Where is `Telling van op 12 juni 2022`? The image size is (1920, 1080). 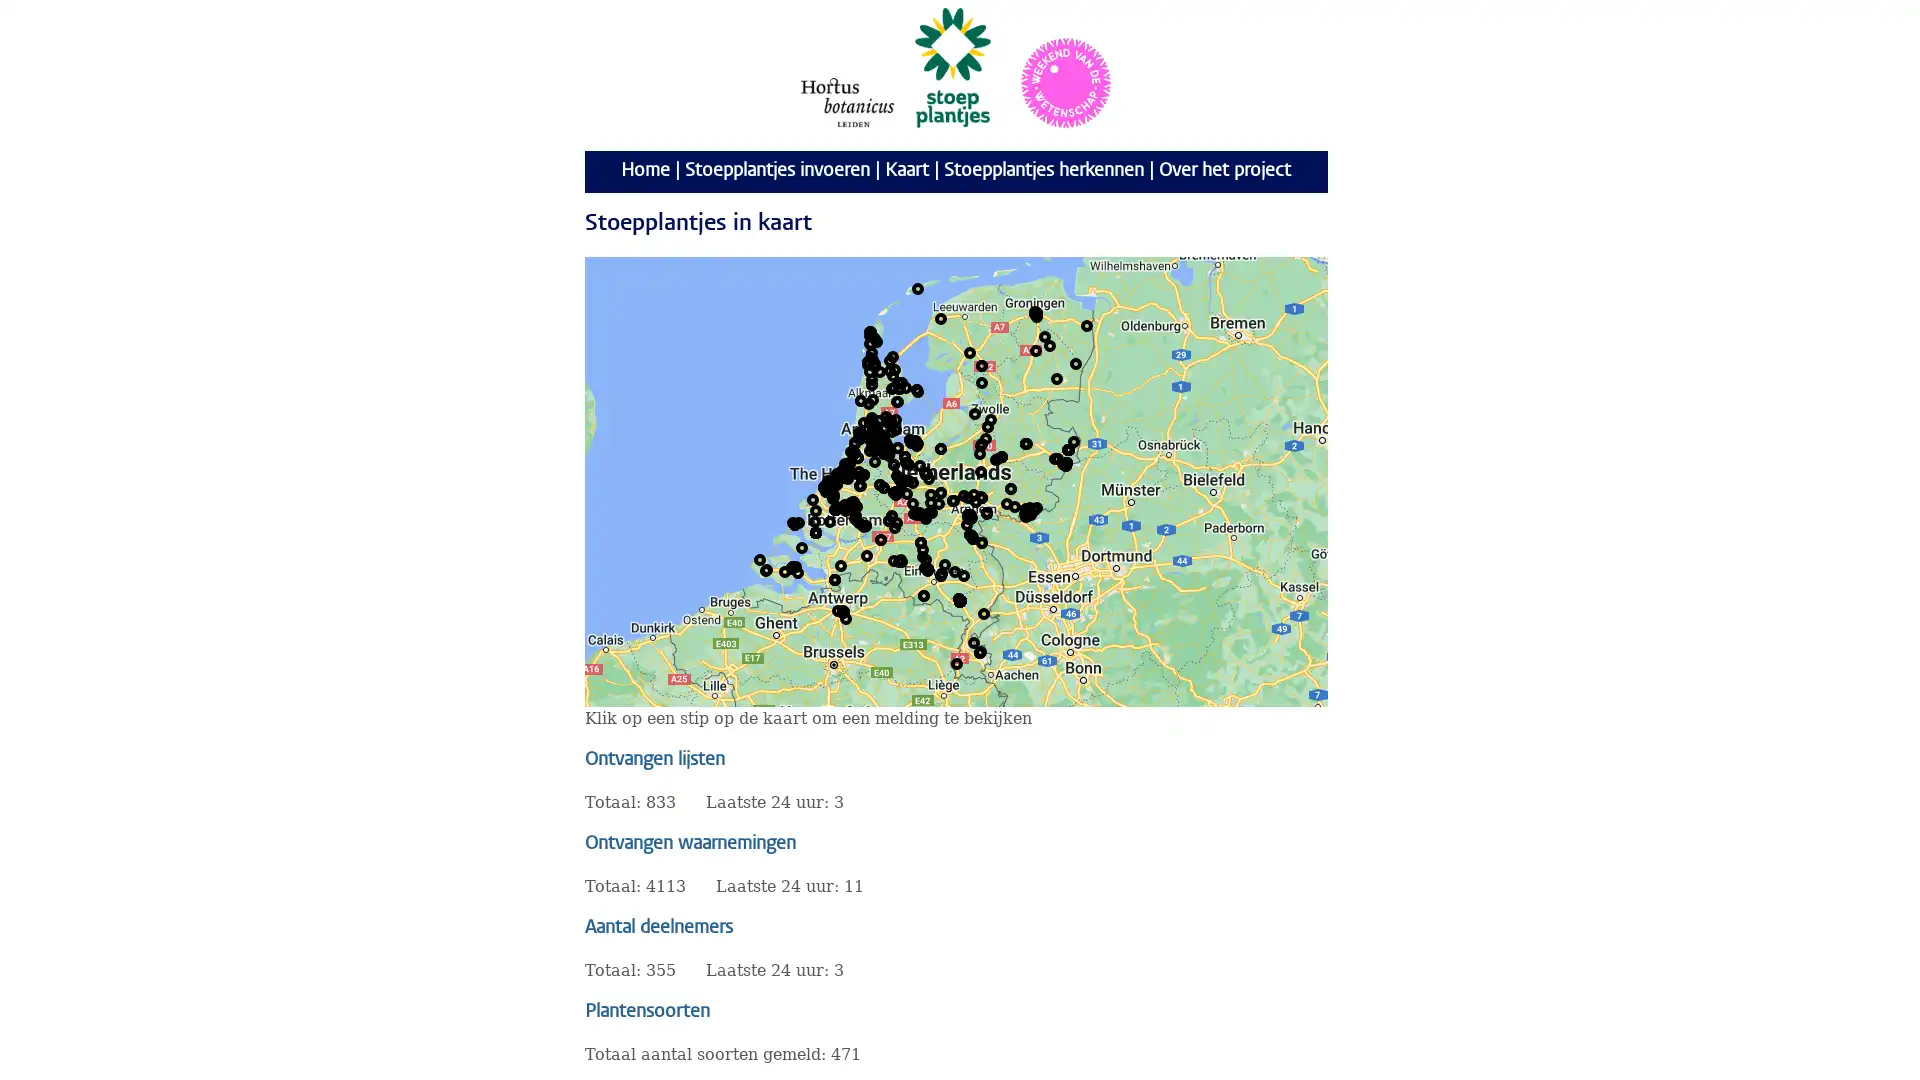
Telling van op 12 juni 2022 is located at coordinates (924, 512).